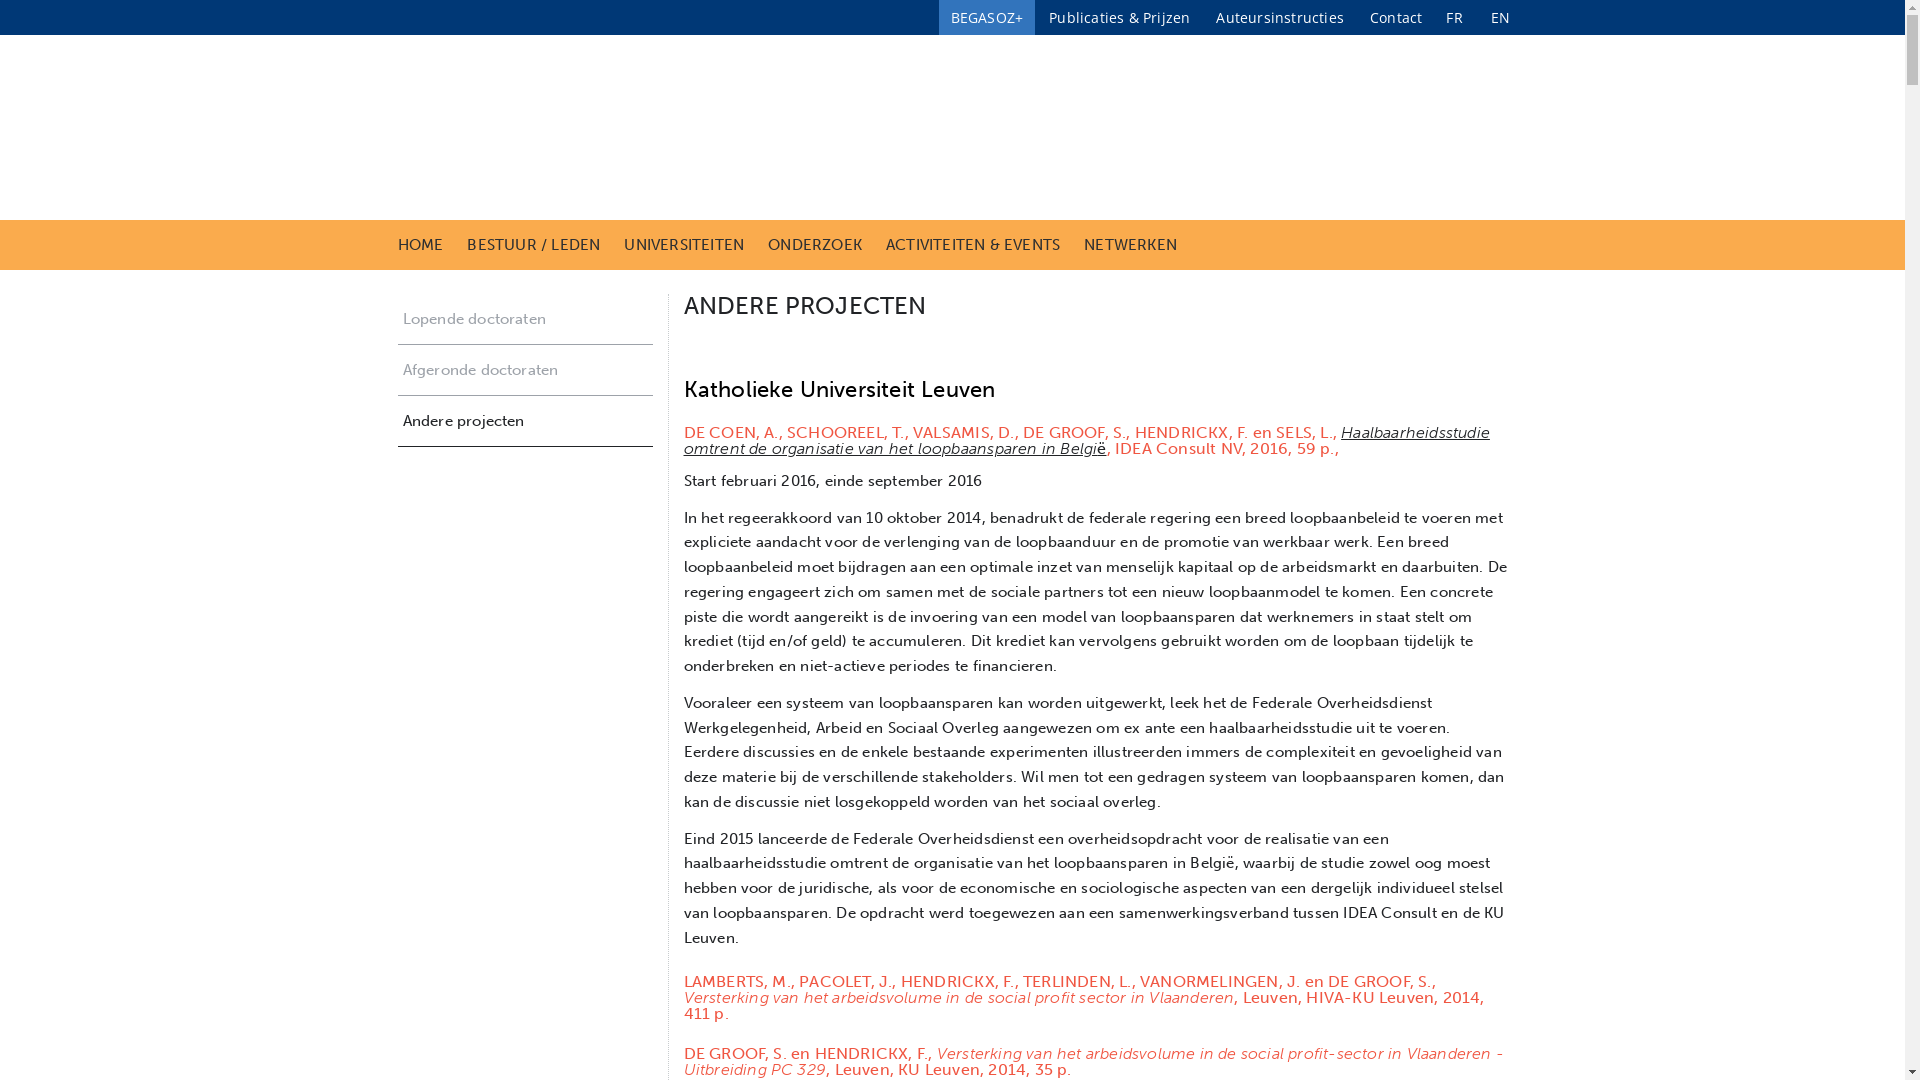 The width and height of the screenshot is (1920, 1080). I want to click on 'EN', so click(1500, 17).